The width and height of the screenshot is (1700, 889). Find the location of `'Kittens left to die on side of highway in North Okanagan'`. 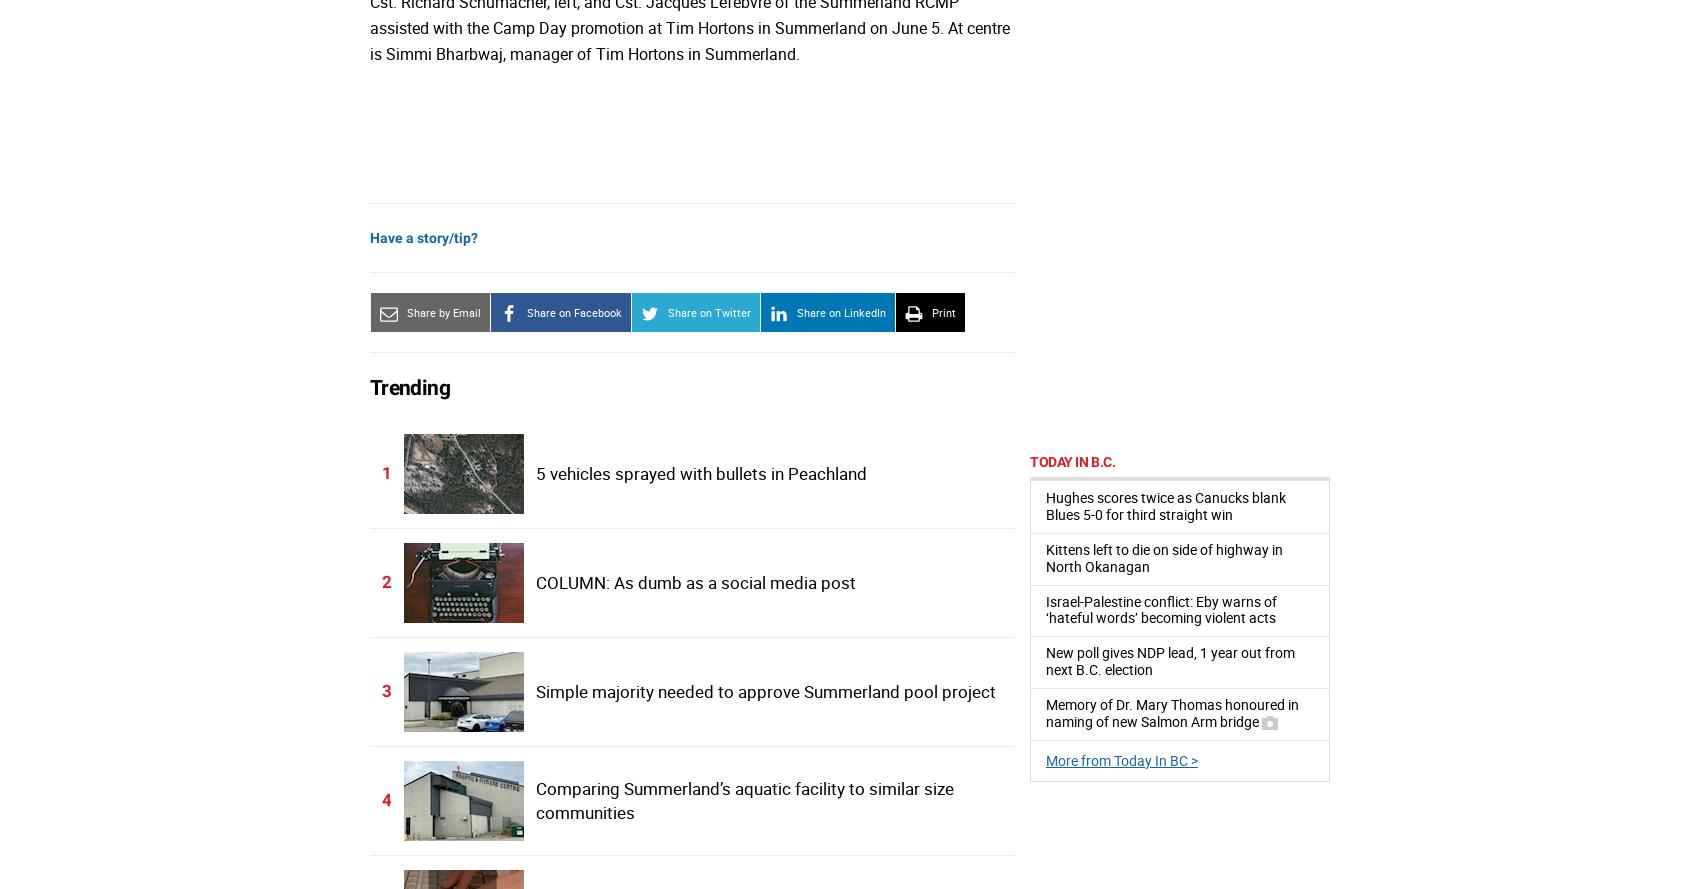

'Kittens left to die on side of highway in North Okanagan' is located at coordinates (1164, 557).